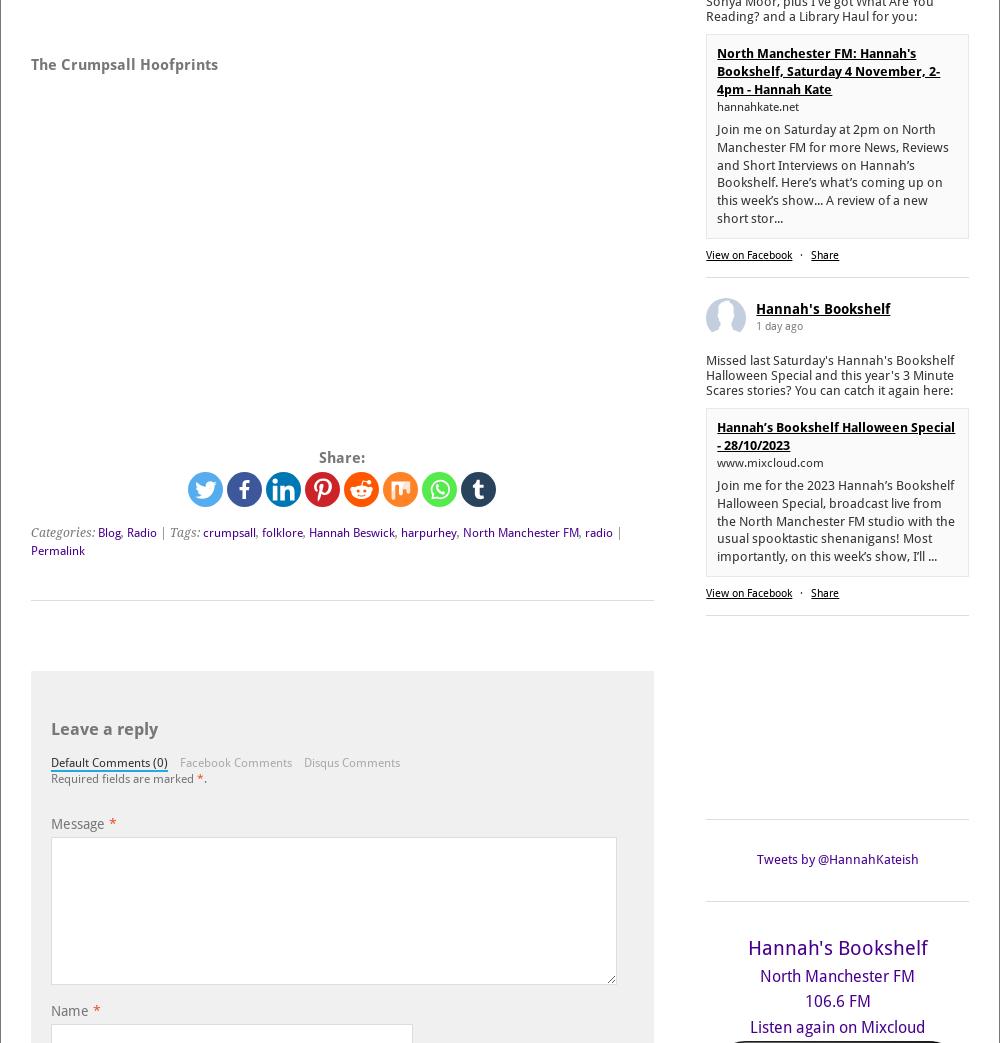 This screenshot has height=1043, width=1000. What do you see at coordinates (228, 532) in the screenshot?
I see `'crumpsall'` at bounding box center [228, 532].